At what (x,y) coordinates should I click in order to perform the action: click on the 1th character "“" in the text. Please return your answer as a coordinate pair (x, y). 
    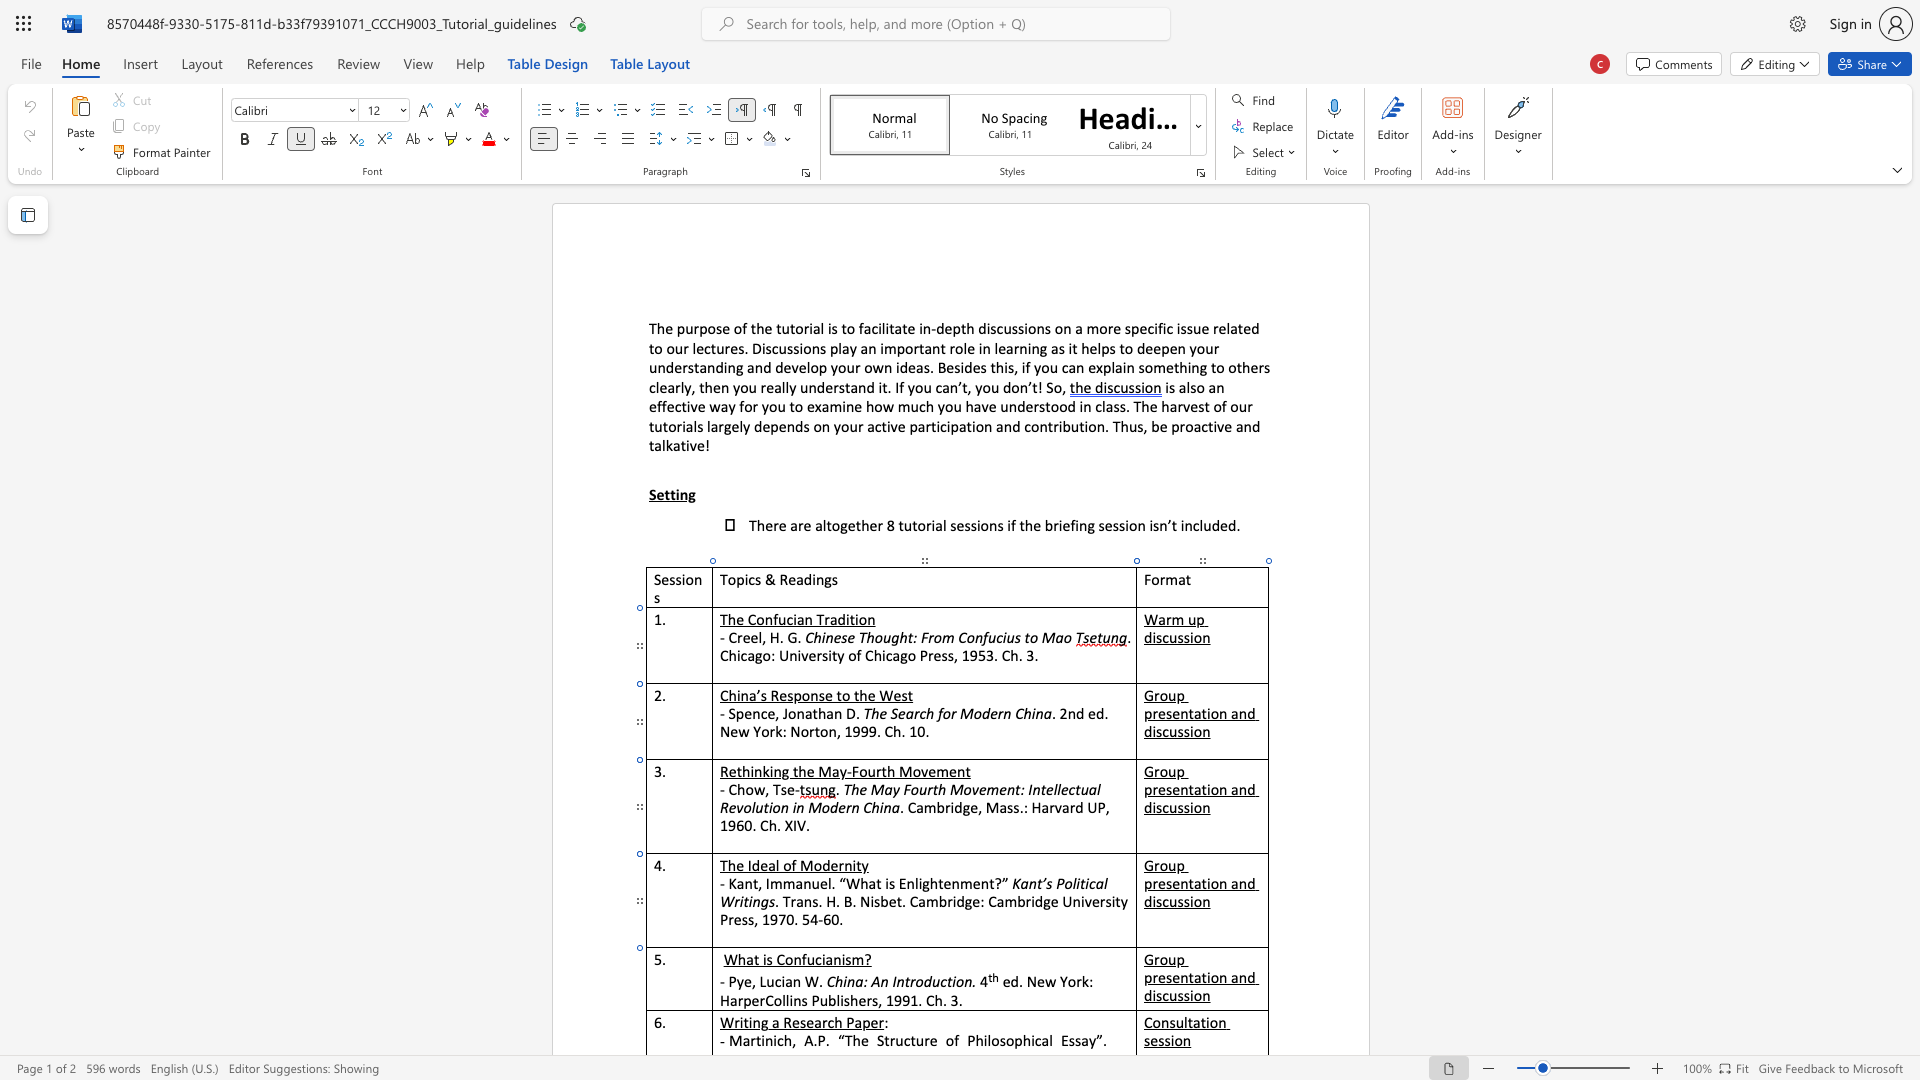
    Looking at the image, I should click on (842, 882).